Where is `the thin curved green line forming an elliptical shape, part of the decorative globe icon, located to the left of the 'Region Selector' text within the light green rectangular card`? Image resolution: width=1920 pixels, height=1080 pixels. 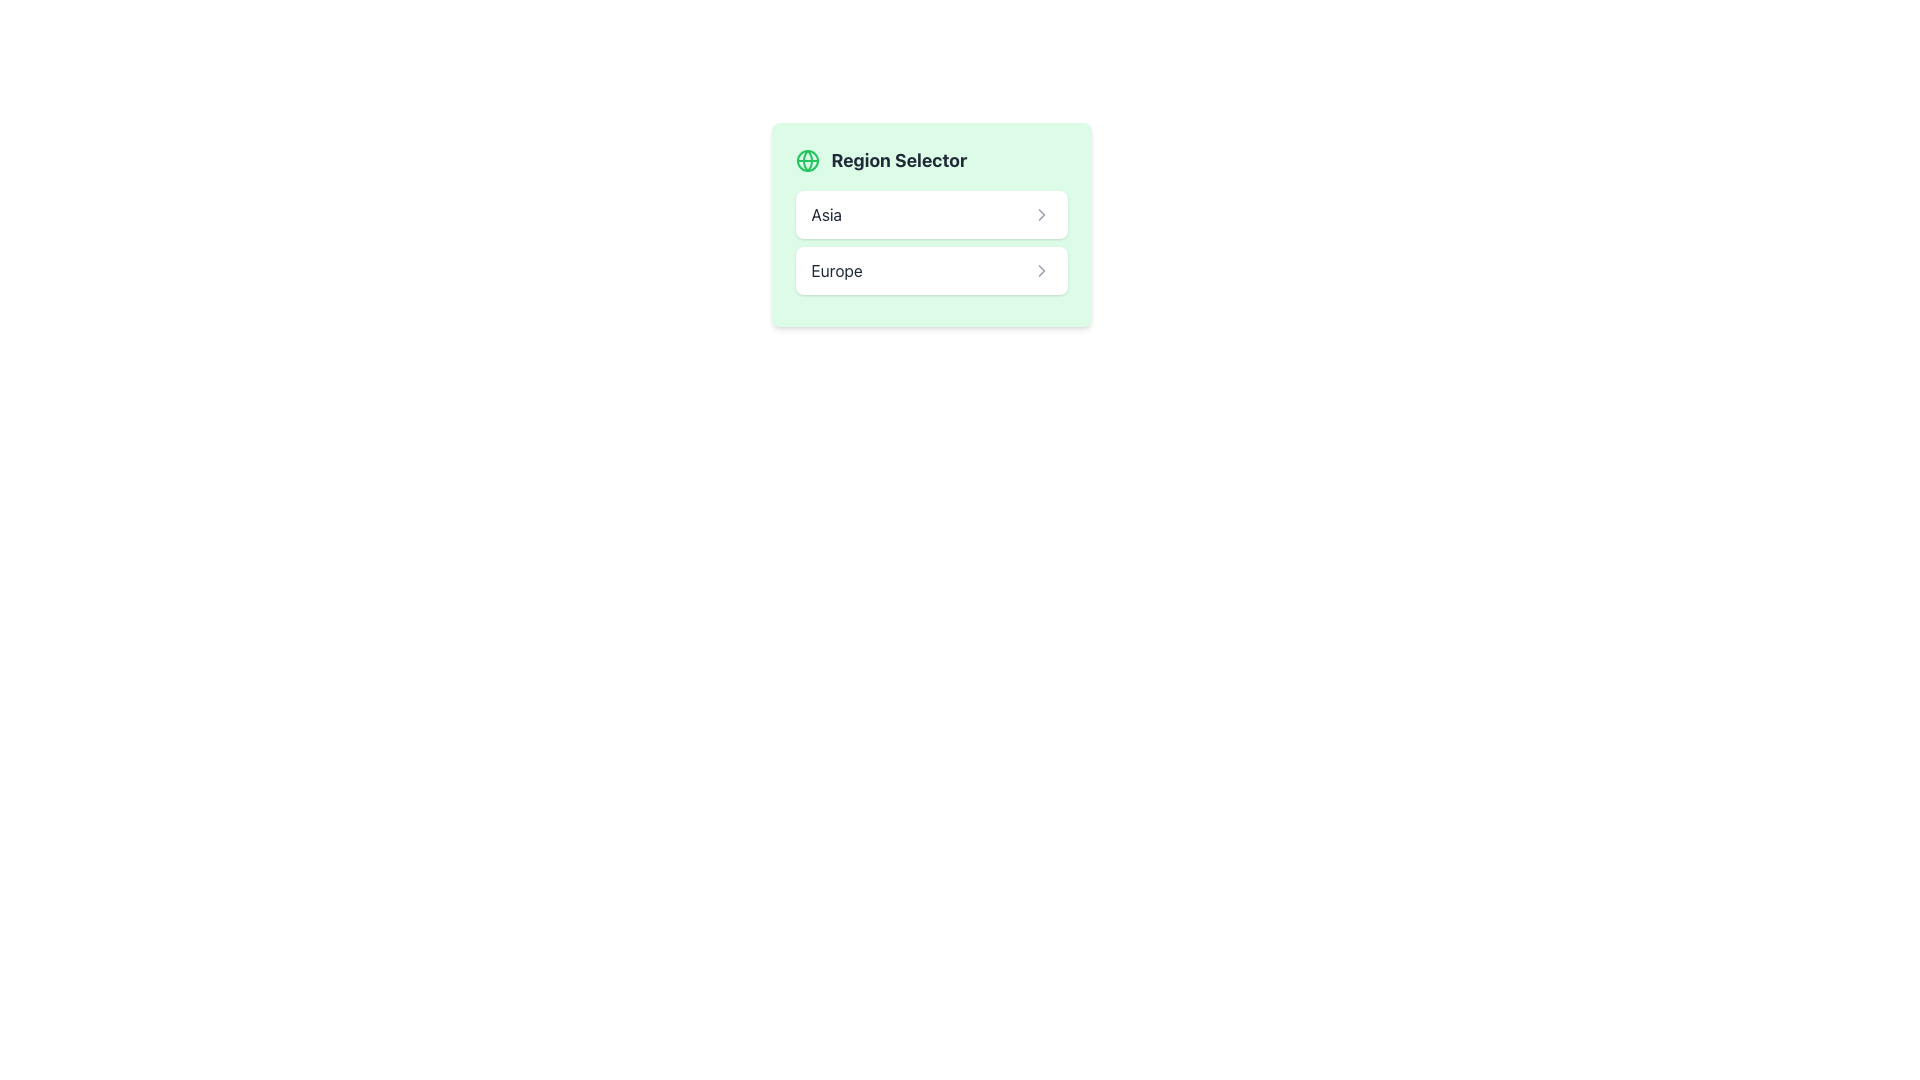 the thin curved green line forming an elliptical shape, part of the decorative globe icon, located to the left of the 'Region Selector' text within the light green rectangular card is located at coordinates (807, 160).